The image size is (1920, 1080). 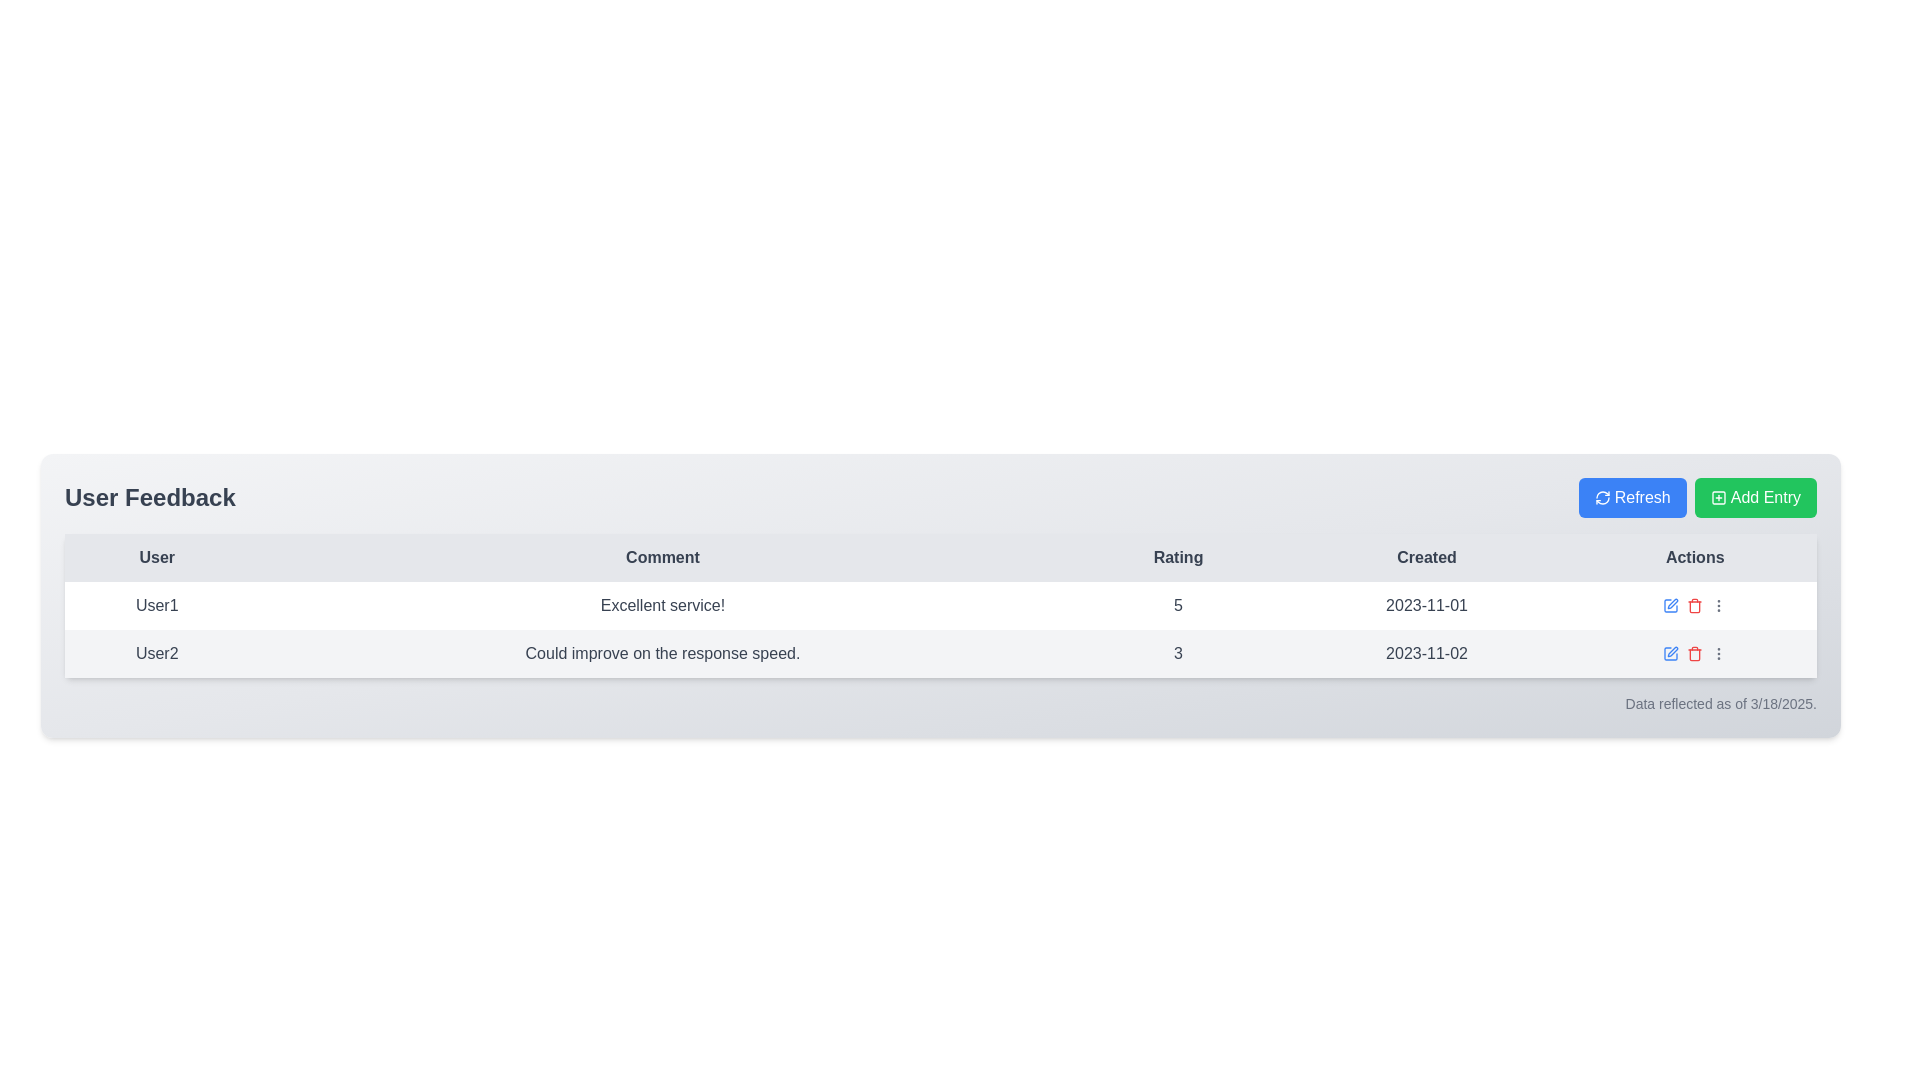 What do you see at coordinates (1425, 654) in the screenshot?
I see `the static text displaying the creation date for user 'User2' in the second row of the feedback table` at bounding box center [1425, 654].